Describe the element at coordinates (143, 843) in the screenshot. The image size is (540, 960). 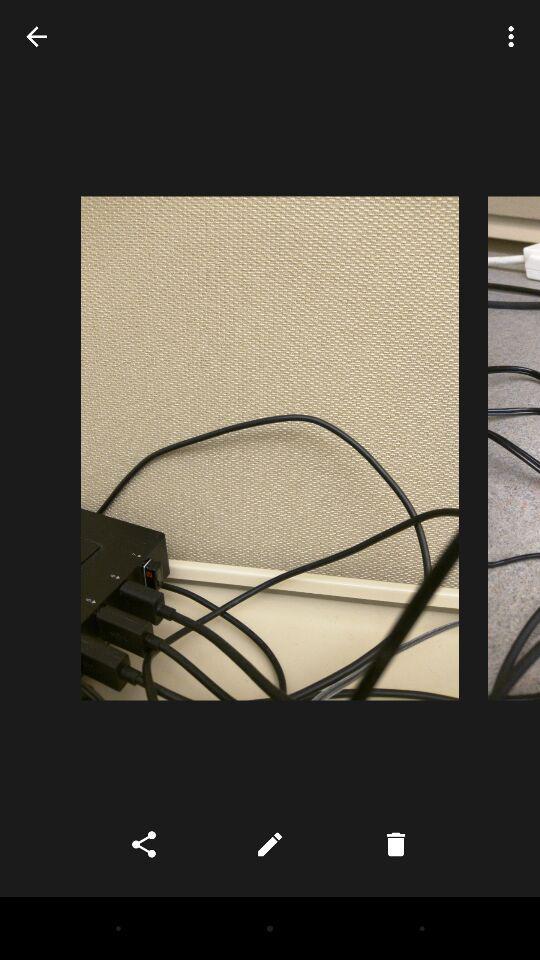
I see `the share icon` at that location.